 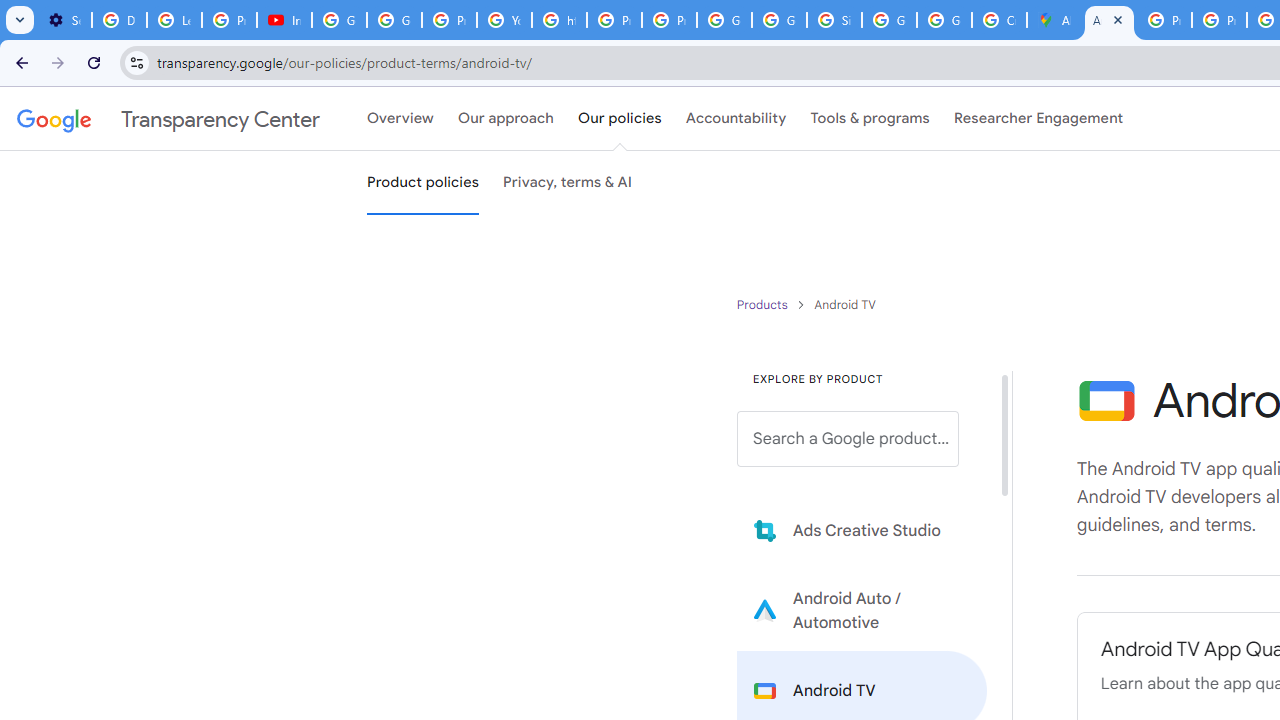 I want to click on 'Our policies', so click(x=619, y=119).